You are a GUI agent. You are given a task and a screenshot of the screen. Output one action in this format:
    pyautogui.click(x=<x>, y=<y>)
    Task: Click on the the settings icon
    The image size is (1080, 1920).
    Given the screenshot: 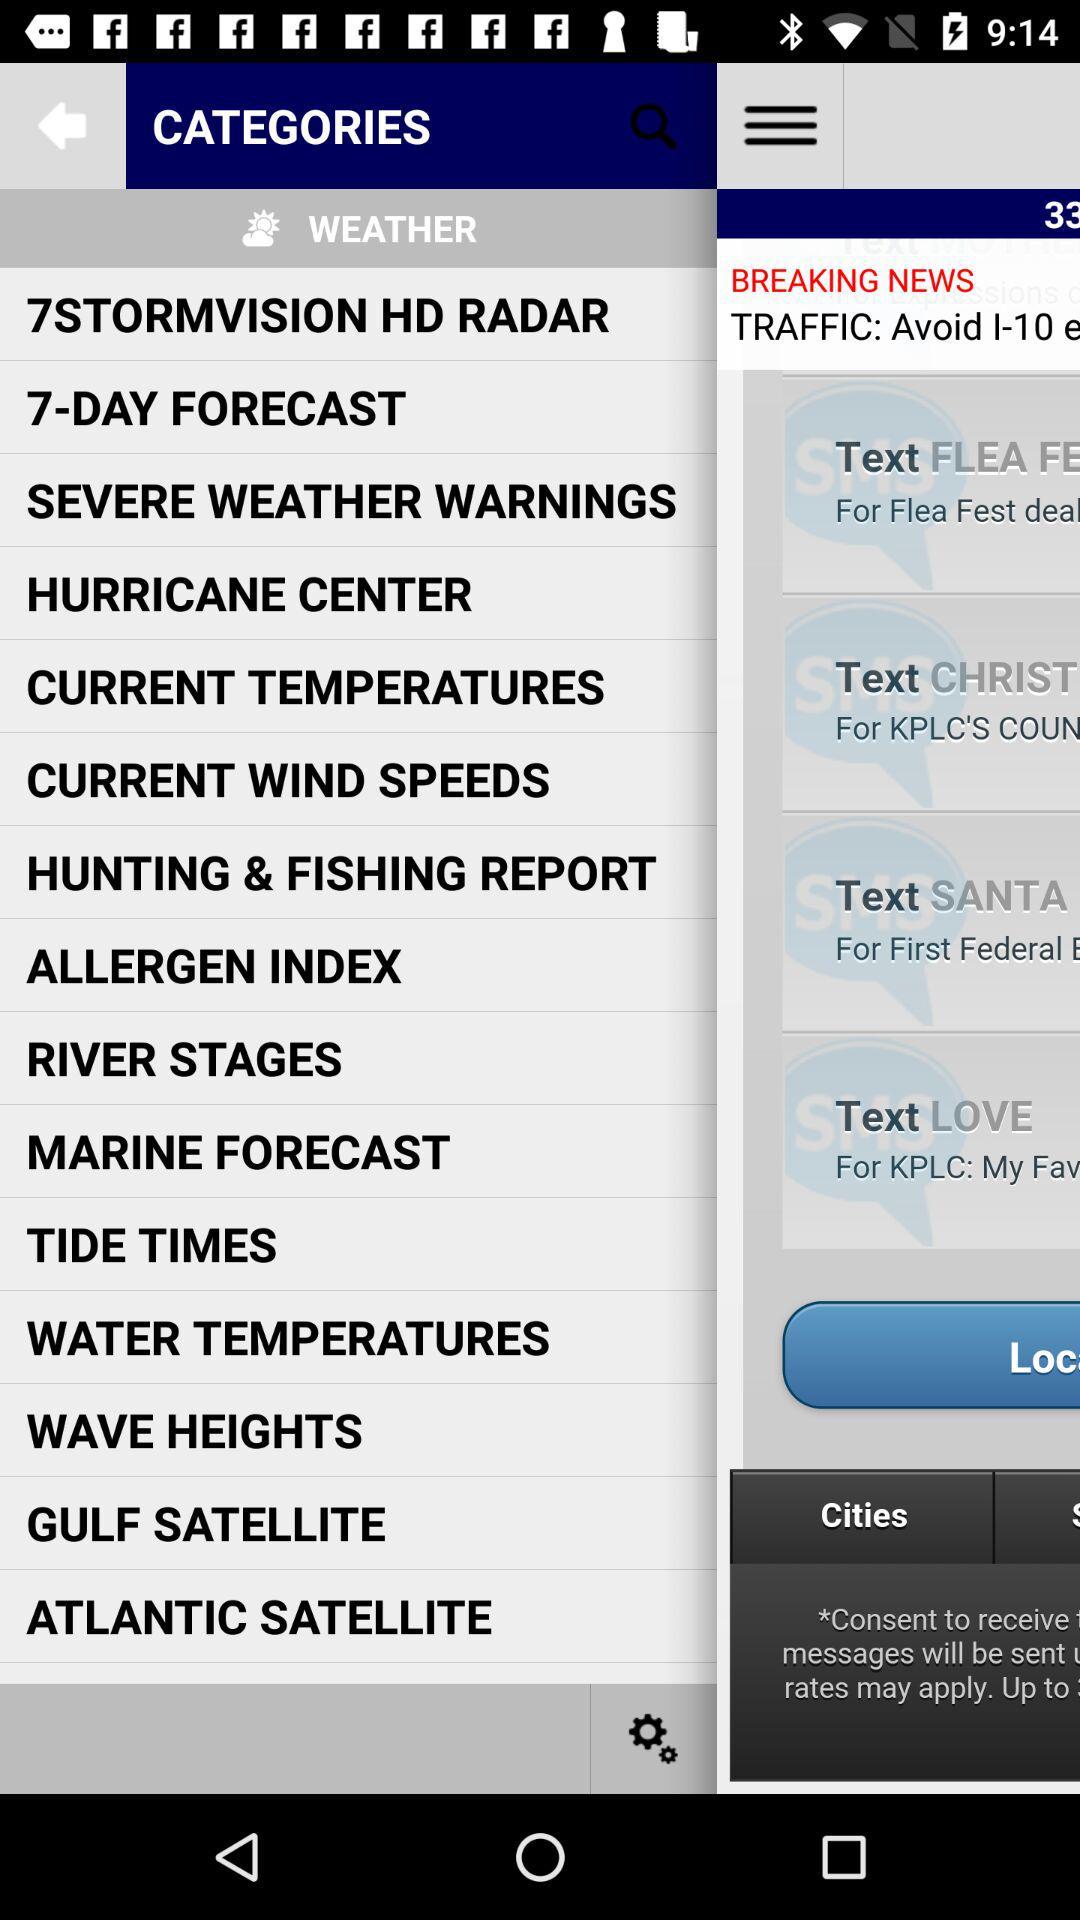 What is the action you would take?
    pyautogui.click(x=654, y=1737)
    